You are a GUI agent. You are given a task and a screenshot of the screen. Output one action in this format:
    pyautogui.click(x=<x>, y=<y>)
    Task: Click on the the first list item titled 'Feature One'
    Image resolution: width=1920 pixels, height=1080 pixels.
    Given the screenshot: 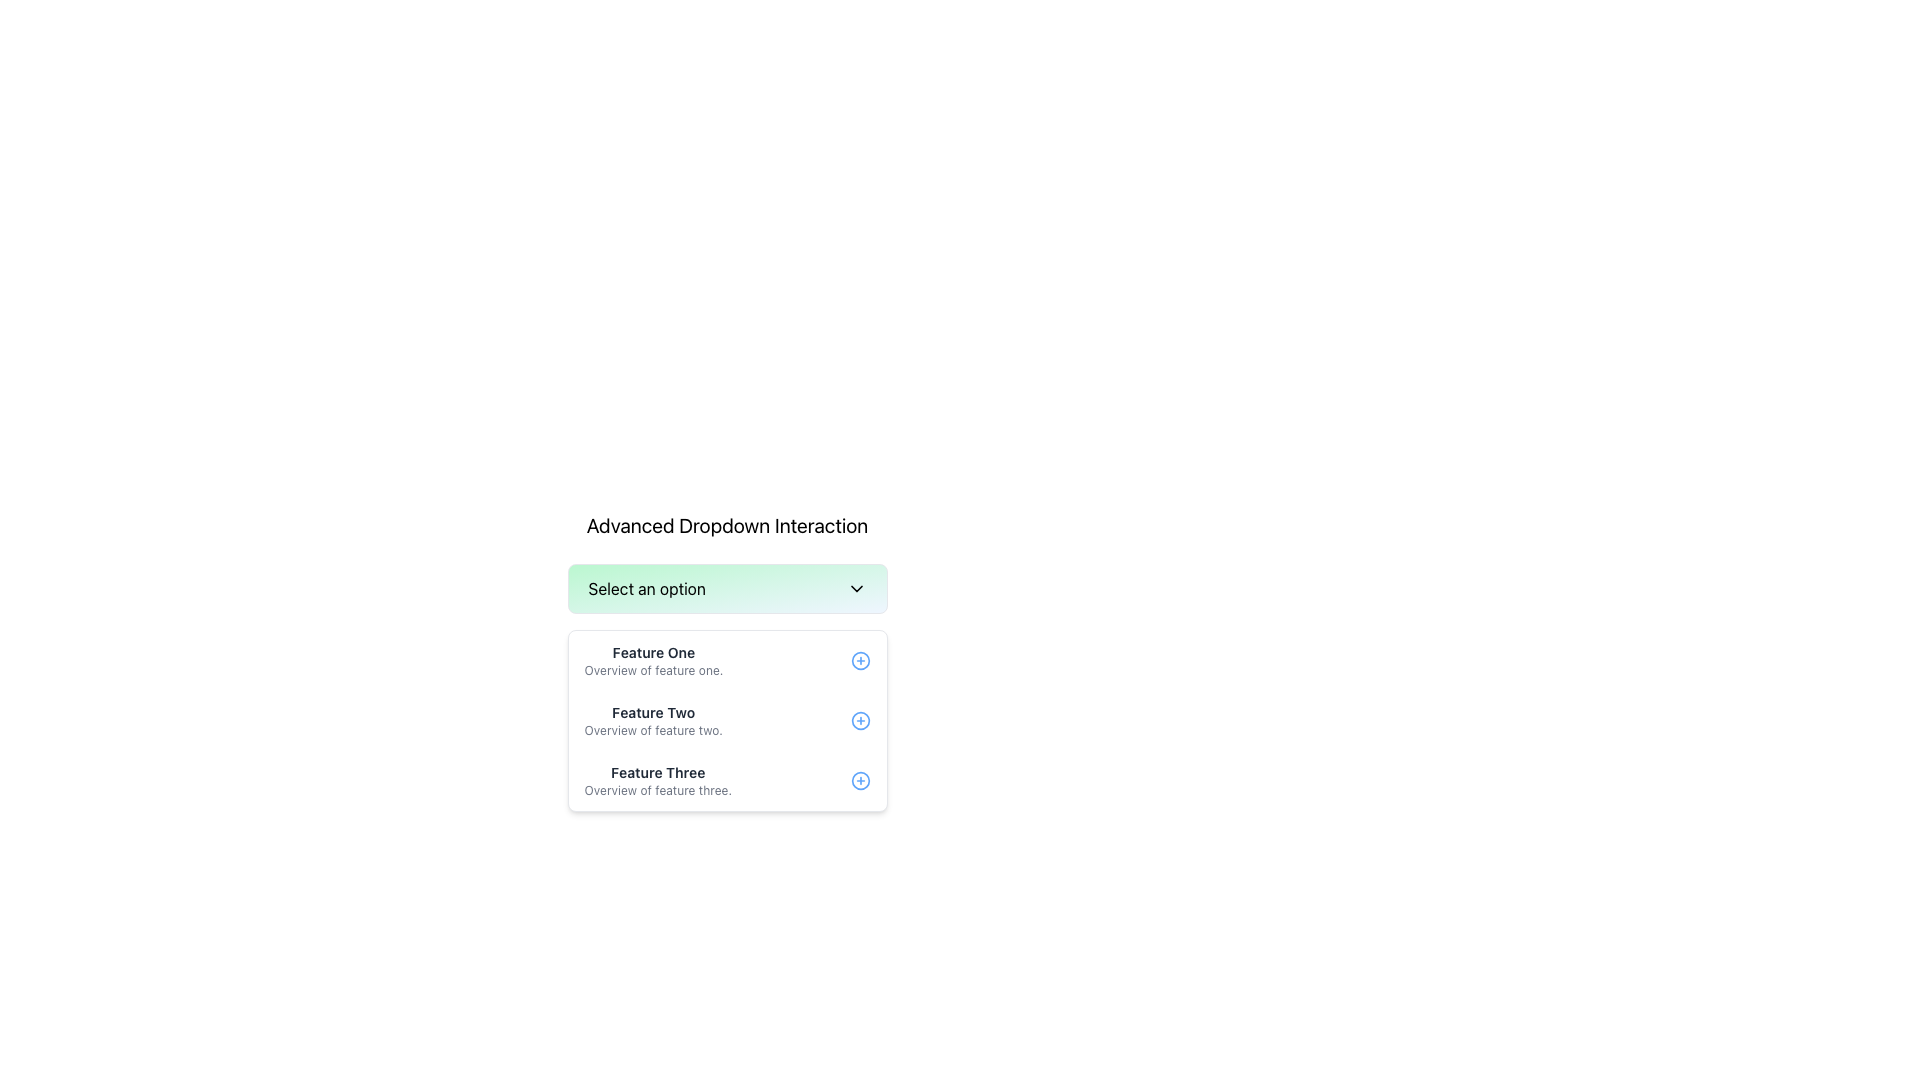 What is the action you would take?
    pyautogui.click(x=726, y=660)
    